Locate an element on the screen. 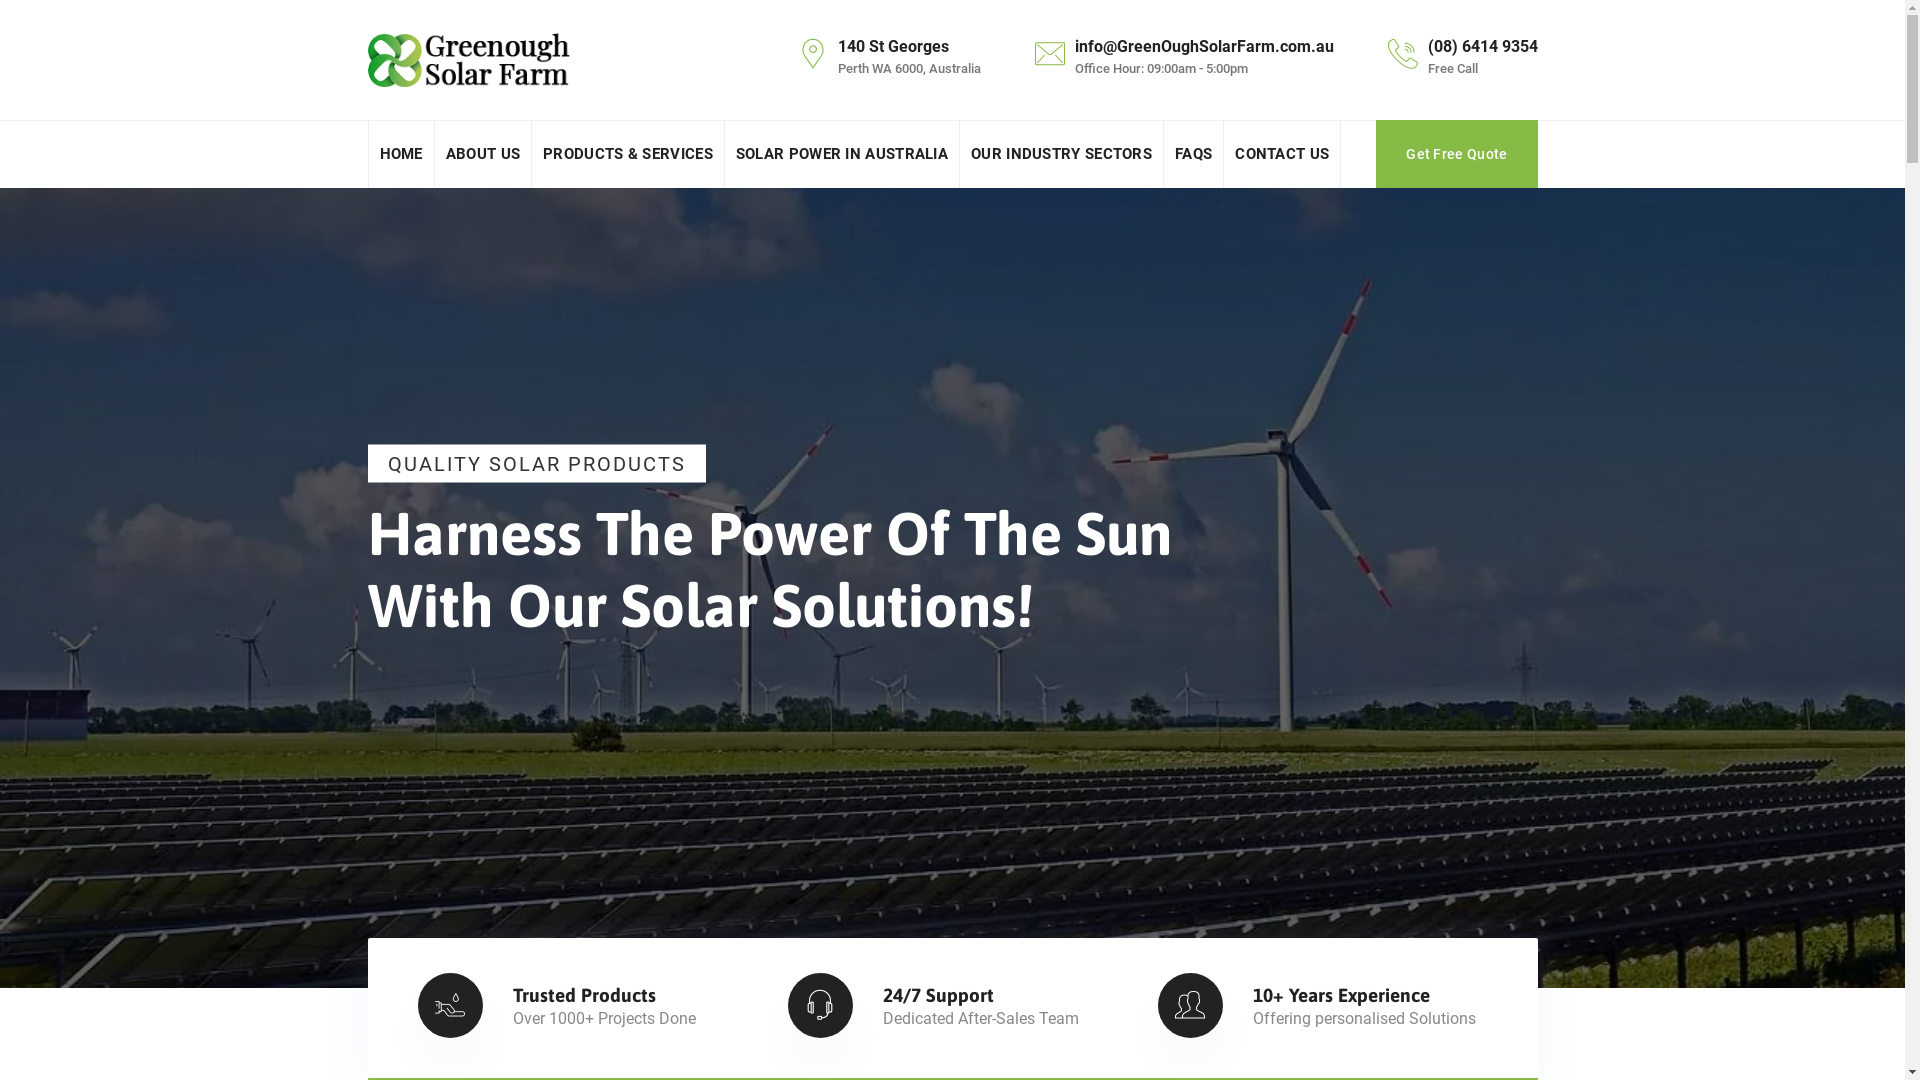 This screenshot has width=1920, height=1080. 'info@GreenOughSolarFarm.com.au' is located at coordinates (1202, 45).